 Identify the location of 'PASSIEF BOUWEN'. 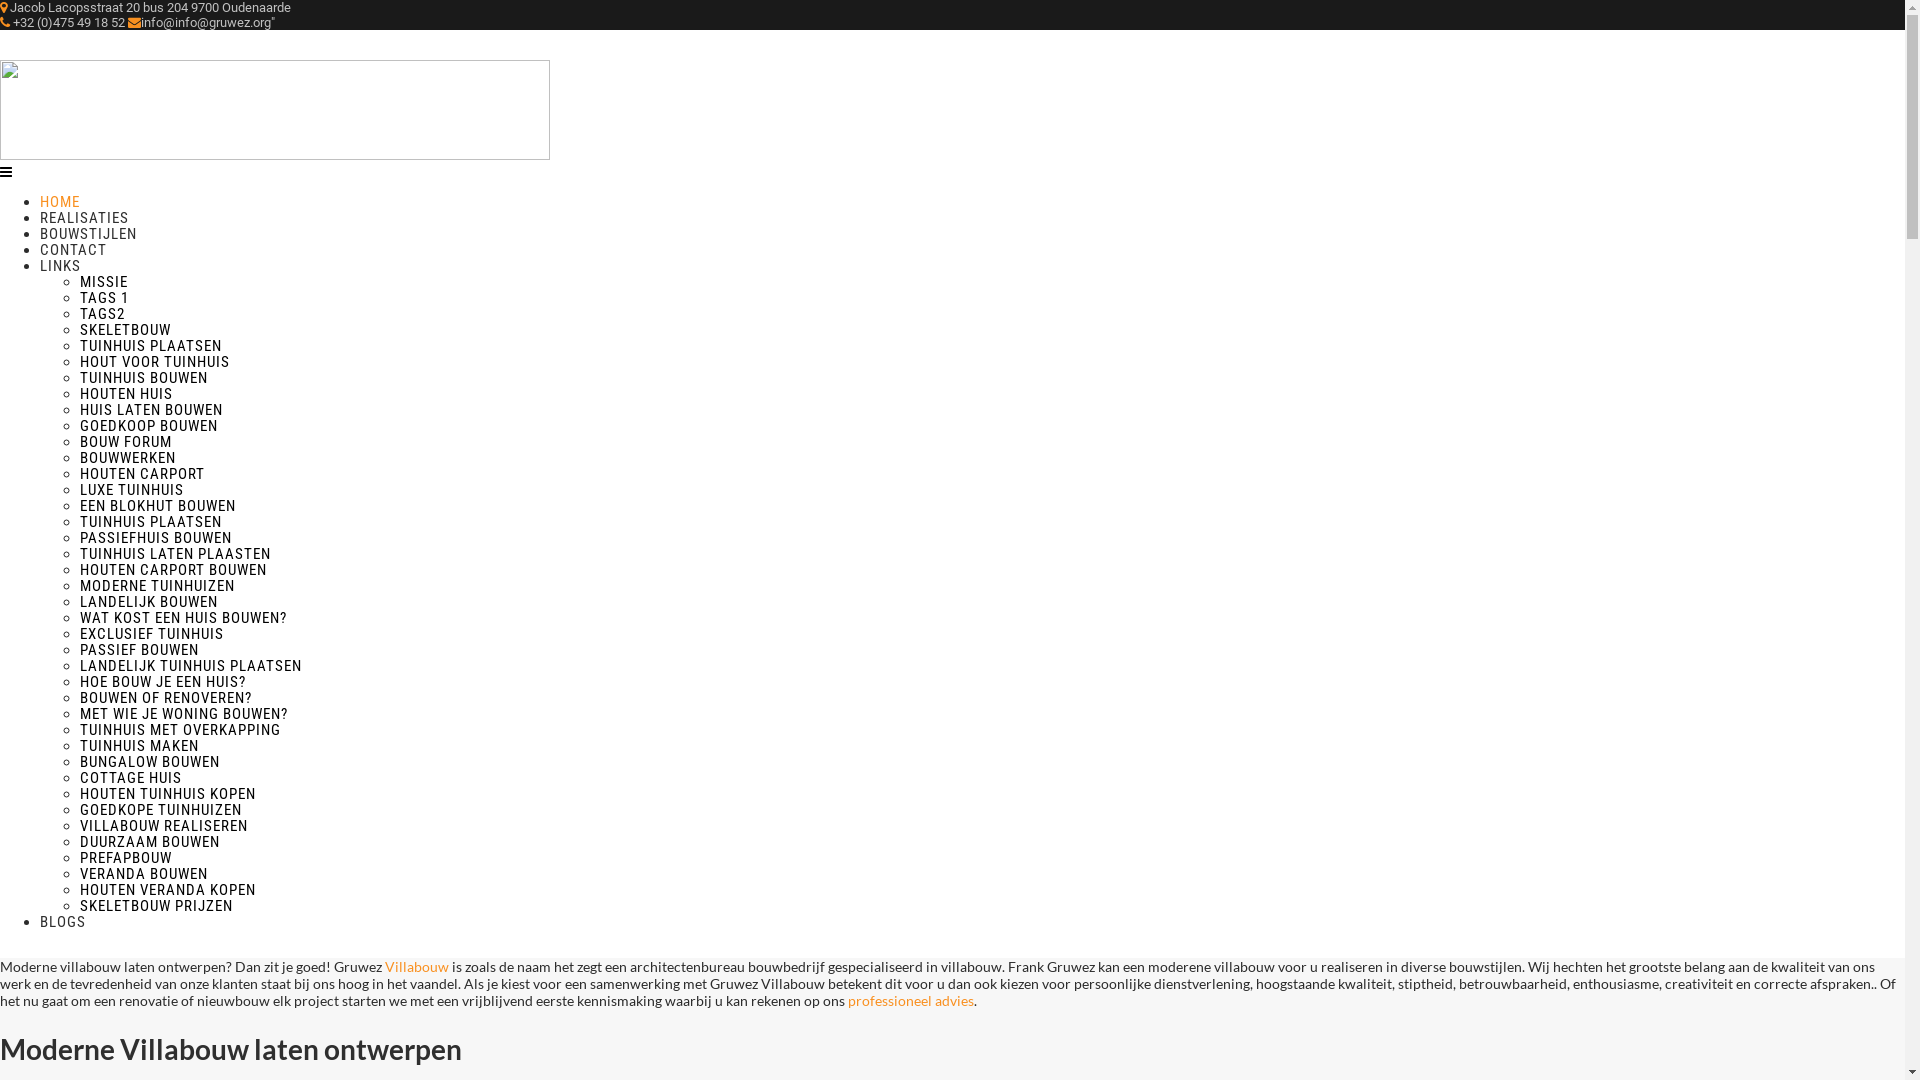
(138, 650).